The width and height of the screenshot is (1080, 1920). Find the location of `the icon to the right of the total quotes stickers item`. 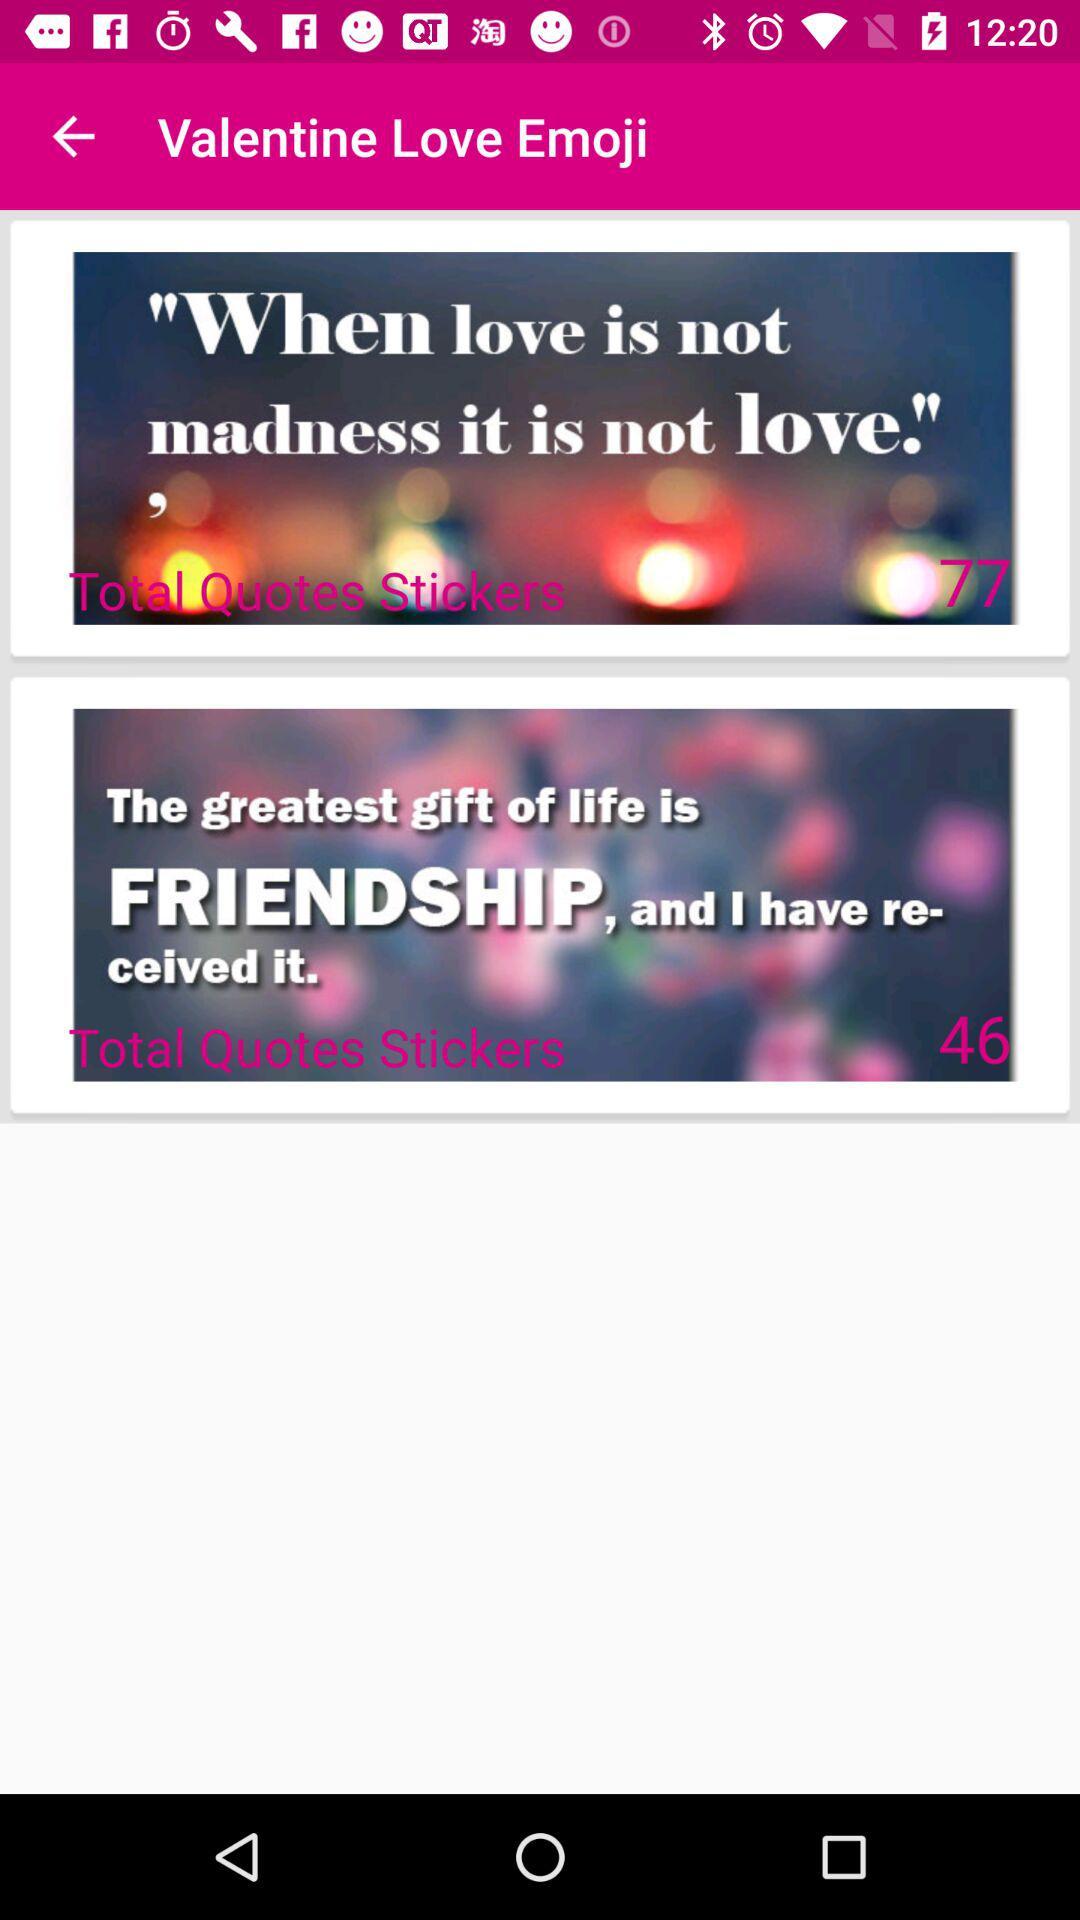

the icon to the right of the total quotes stickers item is located at coordinates (974, 1037).